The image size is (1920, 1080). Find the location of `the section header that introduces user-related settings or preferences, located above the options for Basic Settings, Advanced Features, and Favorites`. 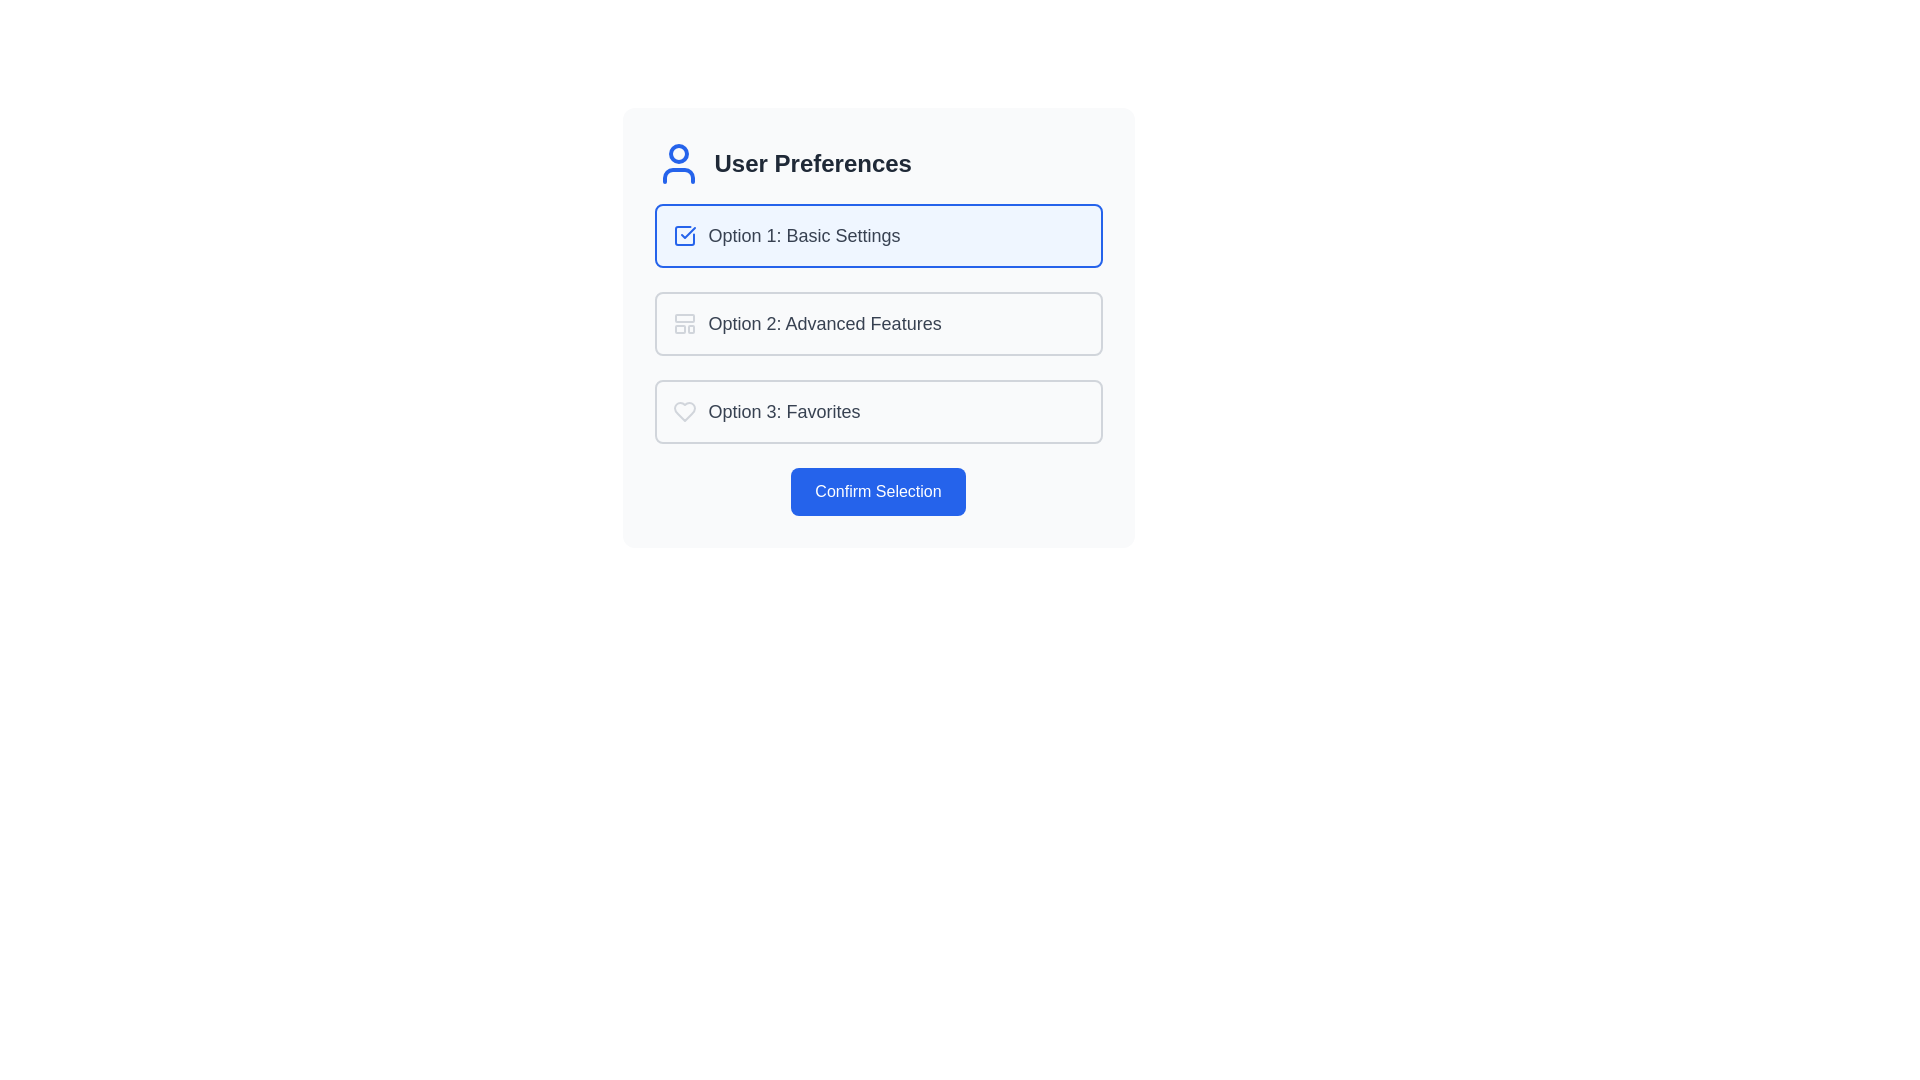

the section header that introduces user-related settings or preferences, located above the options for Basic Settings, Advanced Features, and Favorites is located at coordinates (878, 163).